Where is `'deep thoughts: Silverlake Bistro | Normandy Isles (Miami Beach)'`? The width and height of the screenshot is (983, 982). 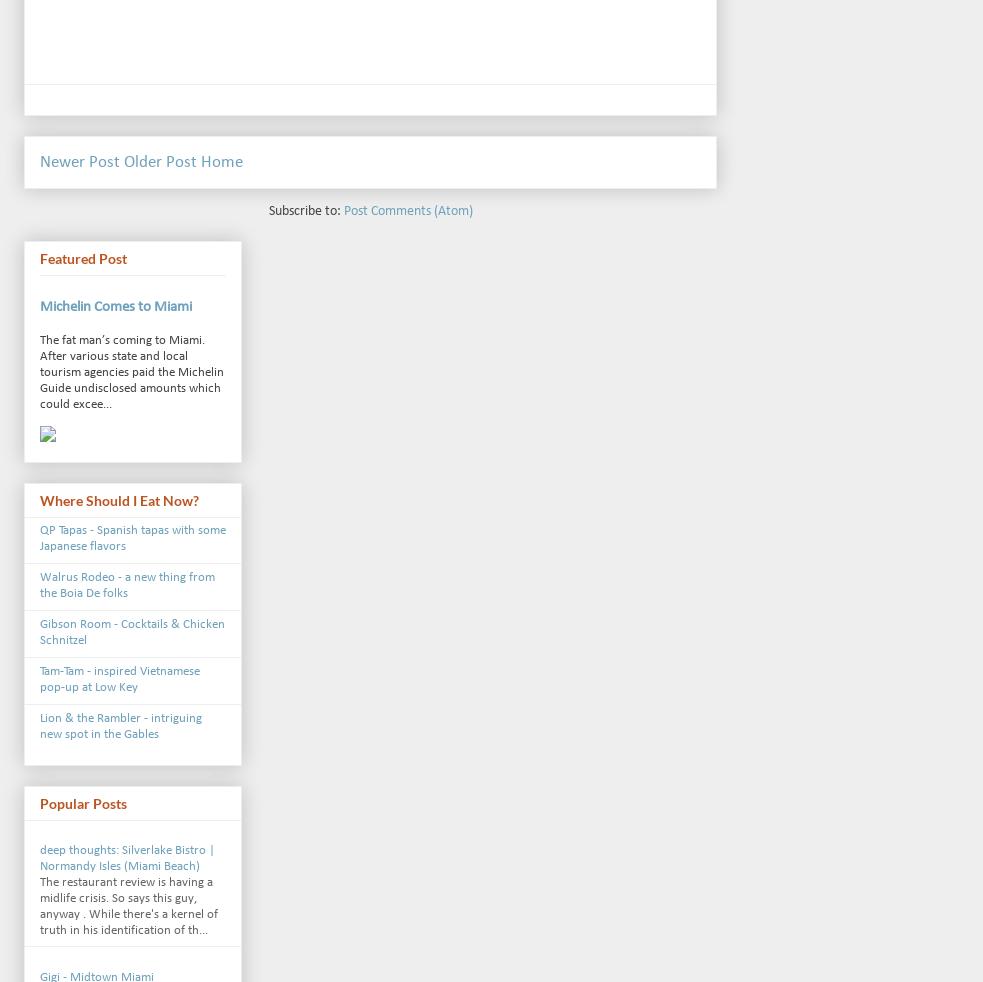 'deep thoughts: Silverlake Bistro | Normandy Isles (Miami Beach)' is located at coordinates (126, 857).